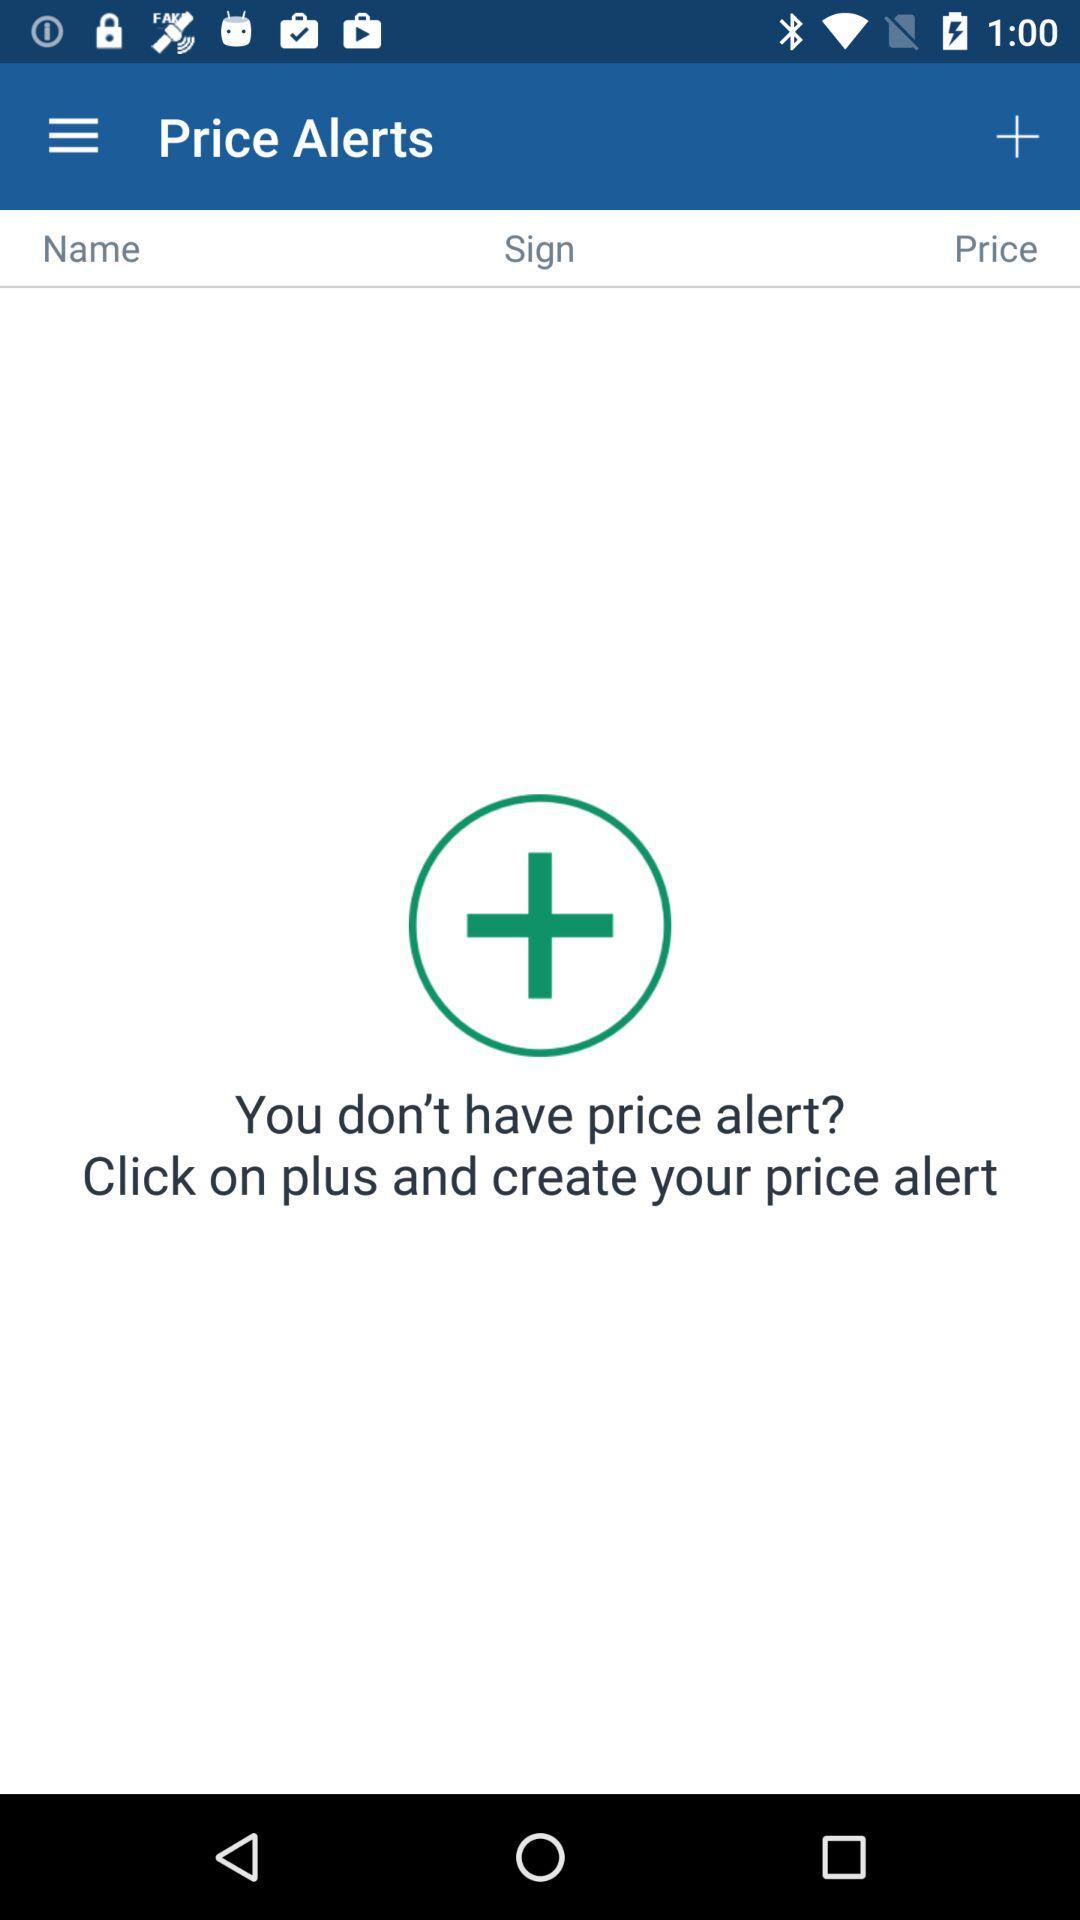  I want to click on the item above you don t icon, so click(540, 924).